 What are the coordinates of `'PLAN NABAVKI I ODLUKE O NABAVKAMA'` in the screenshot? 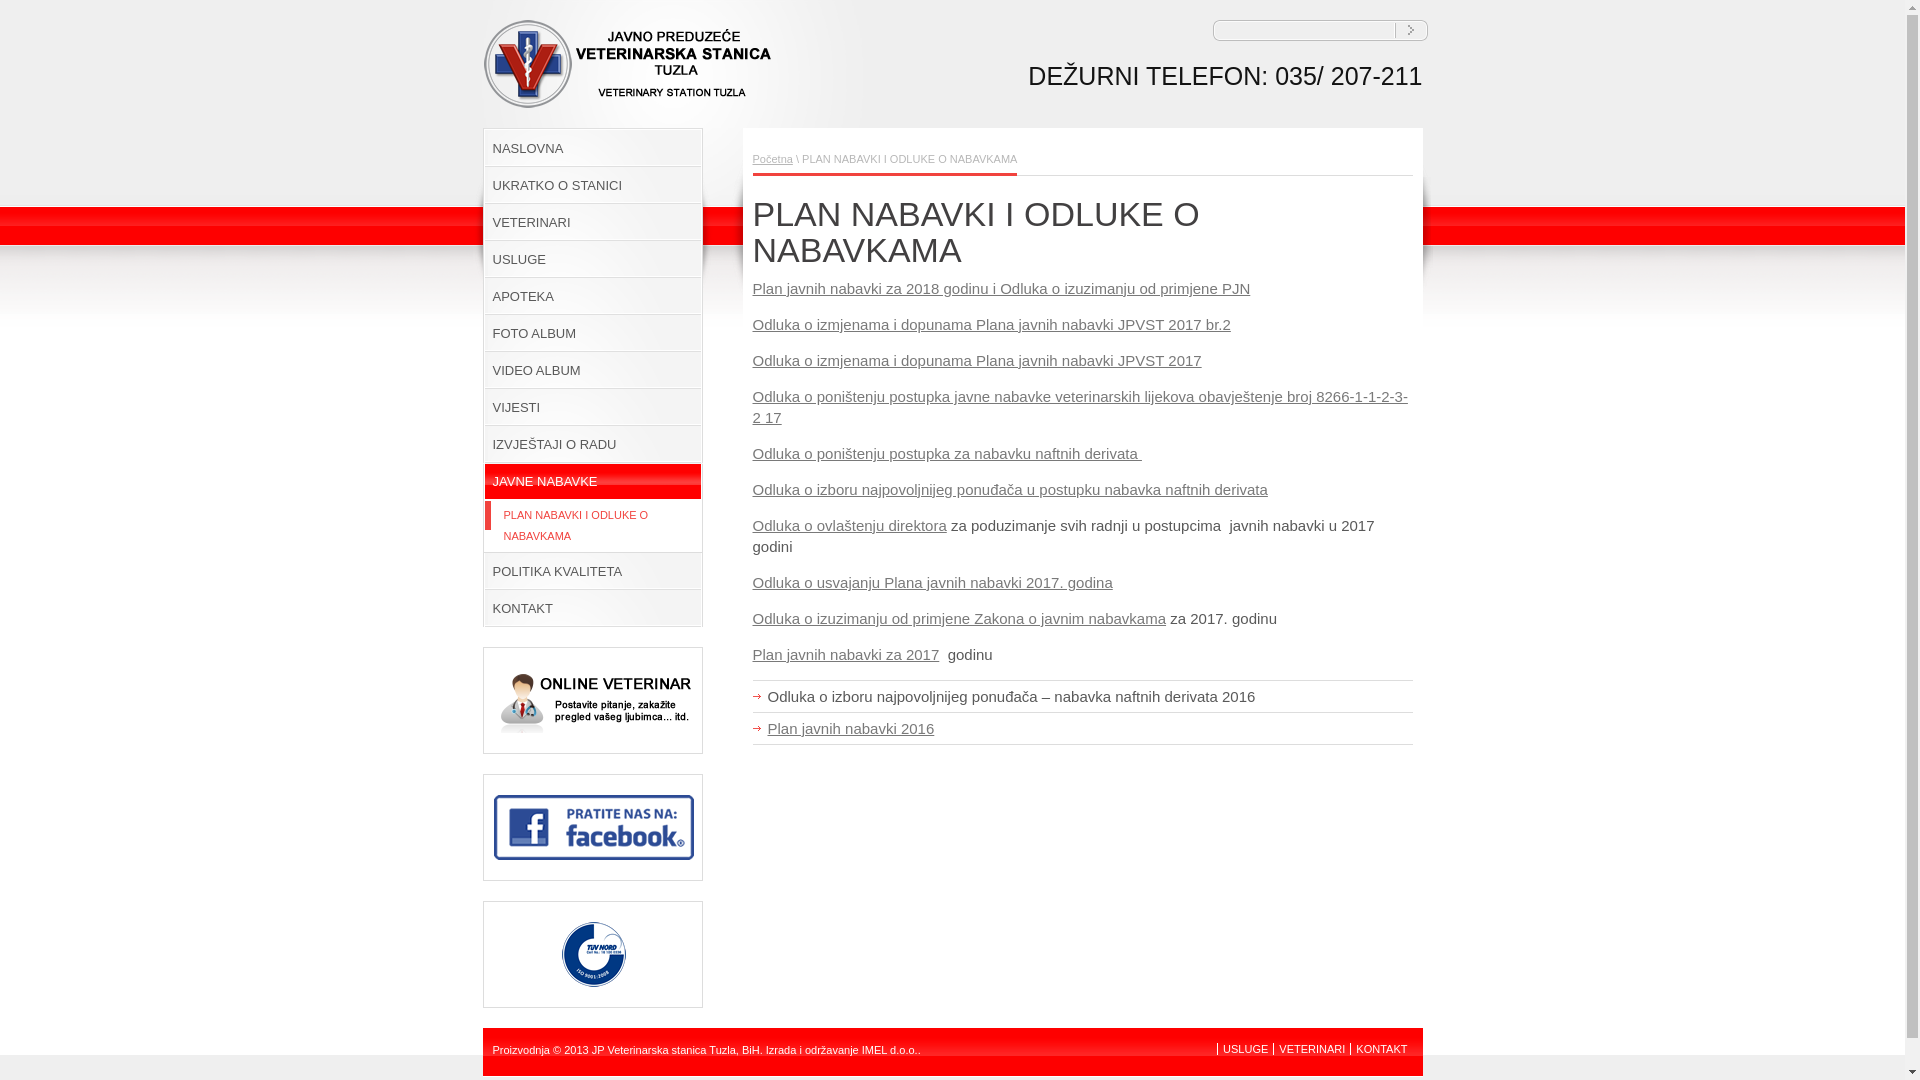 It's located at (590, 525).